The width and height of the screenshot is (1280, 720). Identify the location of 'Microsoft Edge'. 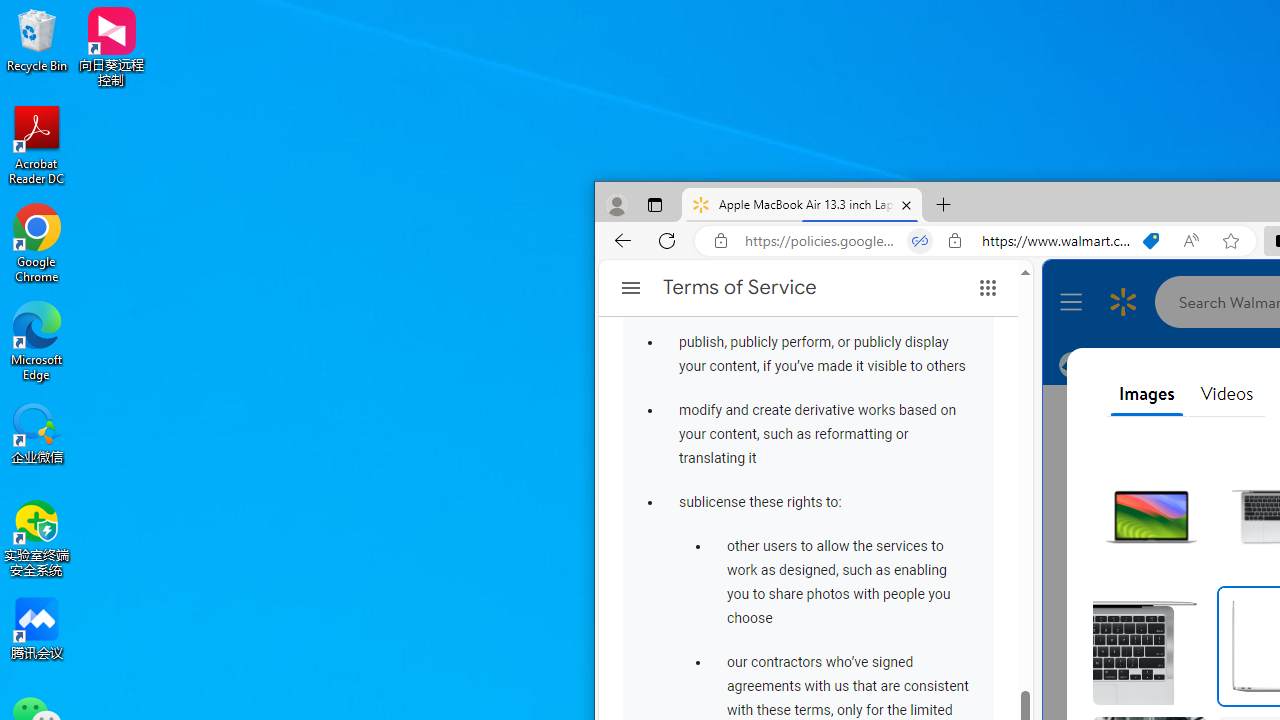
(37, 340).